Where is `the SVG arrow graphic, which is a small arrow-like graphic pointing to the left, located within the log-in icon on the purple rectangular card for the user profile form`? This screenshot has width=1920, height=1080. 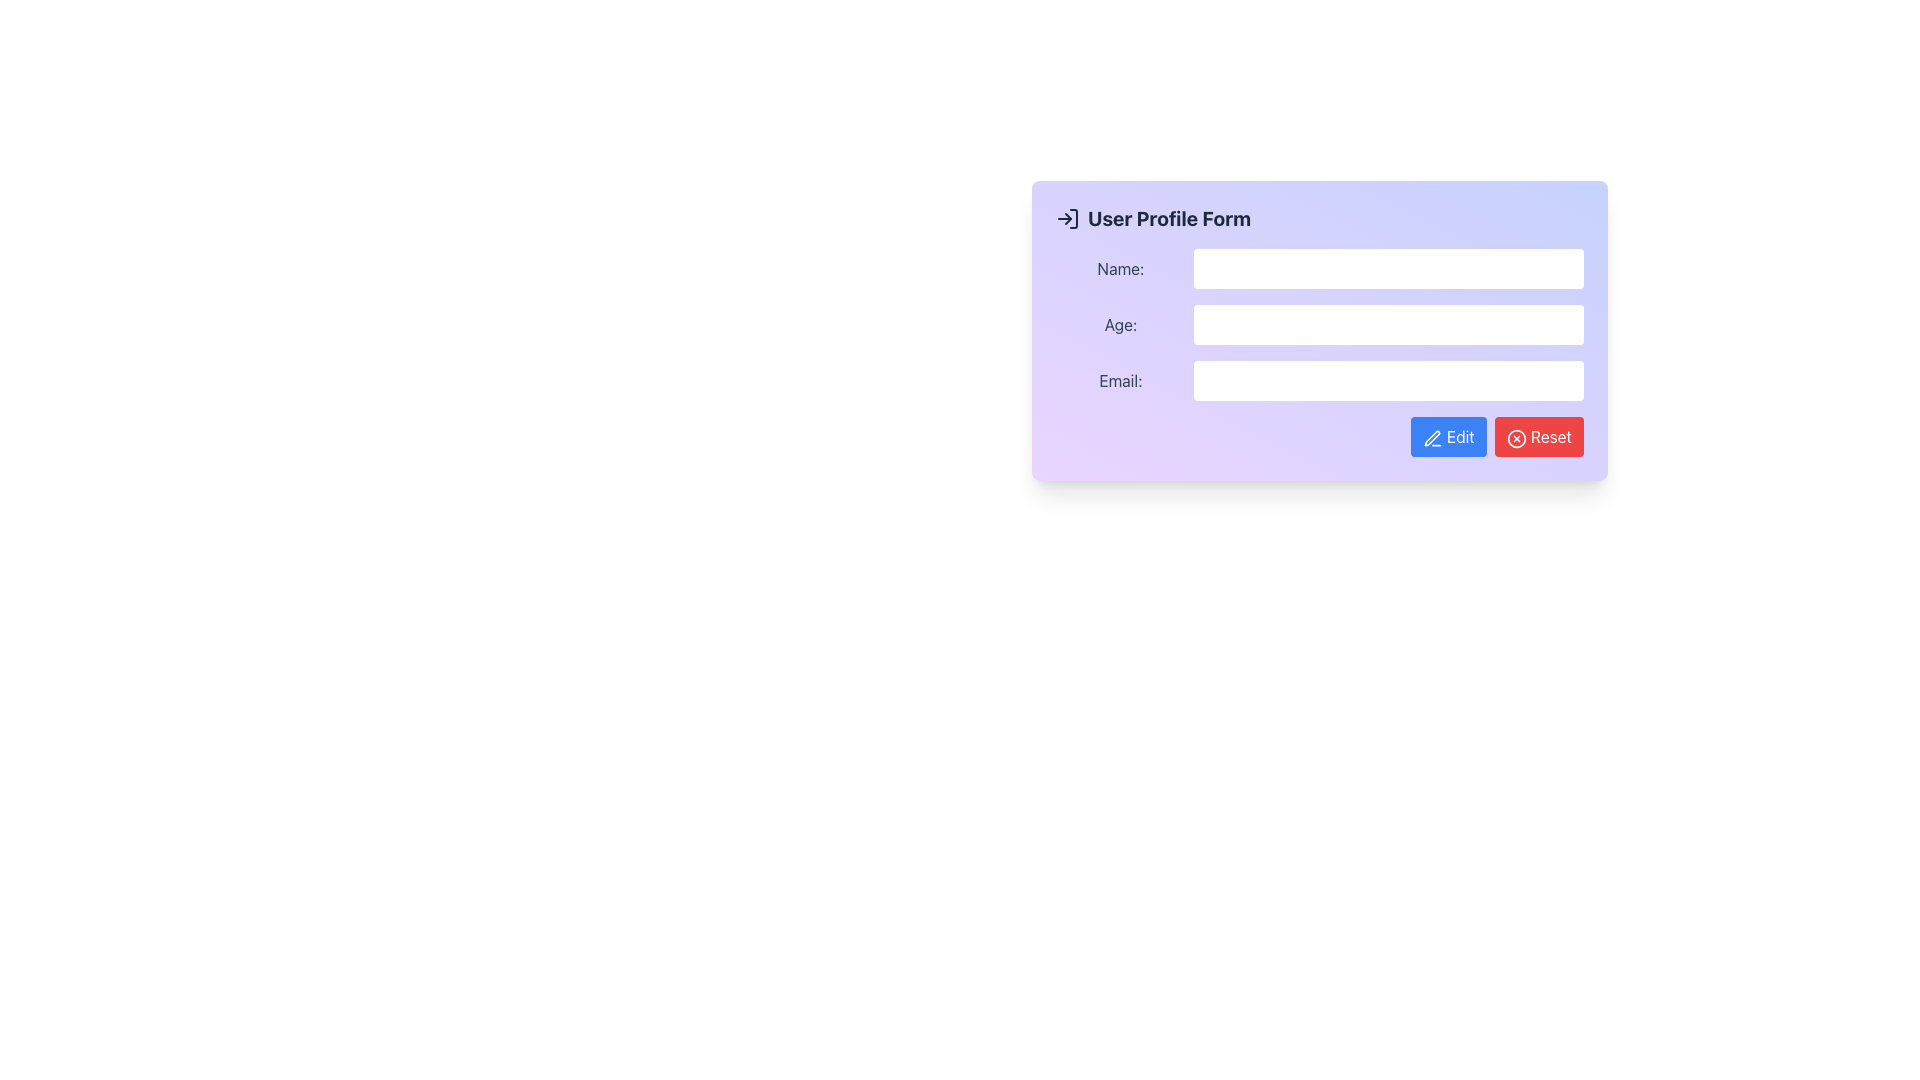
the SVG arrow graphic, which is a small arrow-like graphic pointing to the left, located within the log-in icon on the purple rectangular card for the user profile form is located at coordinates (1067, 219).